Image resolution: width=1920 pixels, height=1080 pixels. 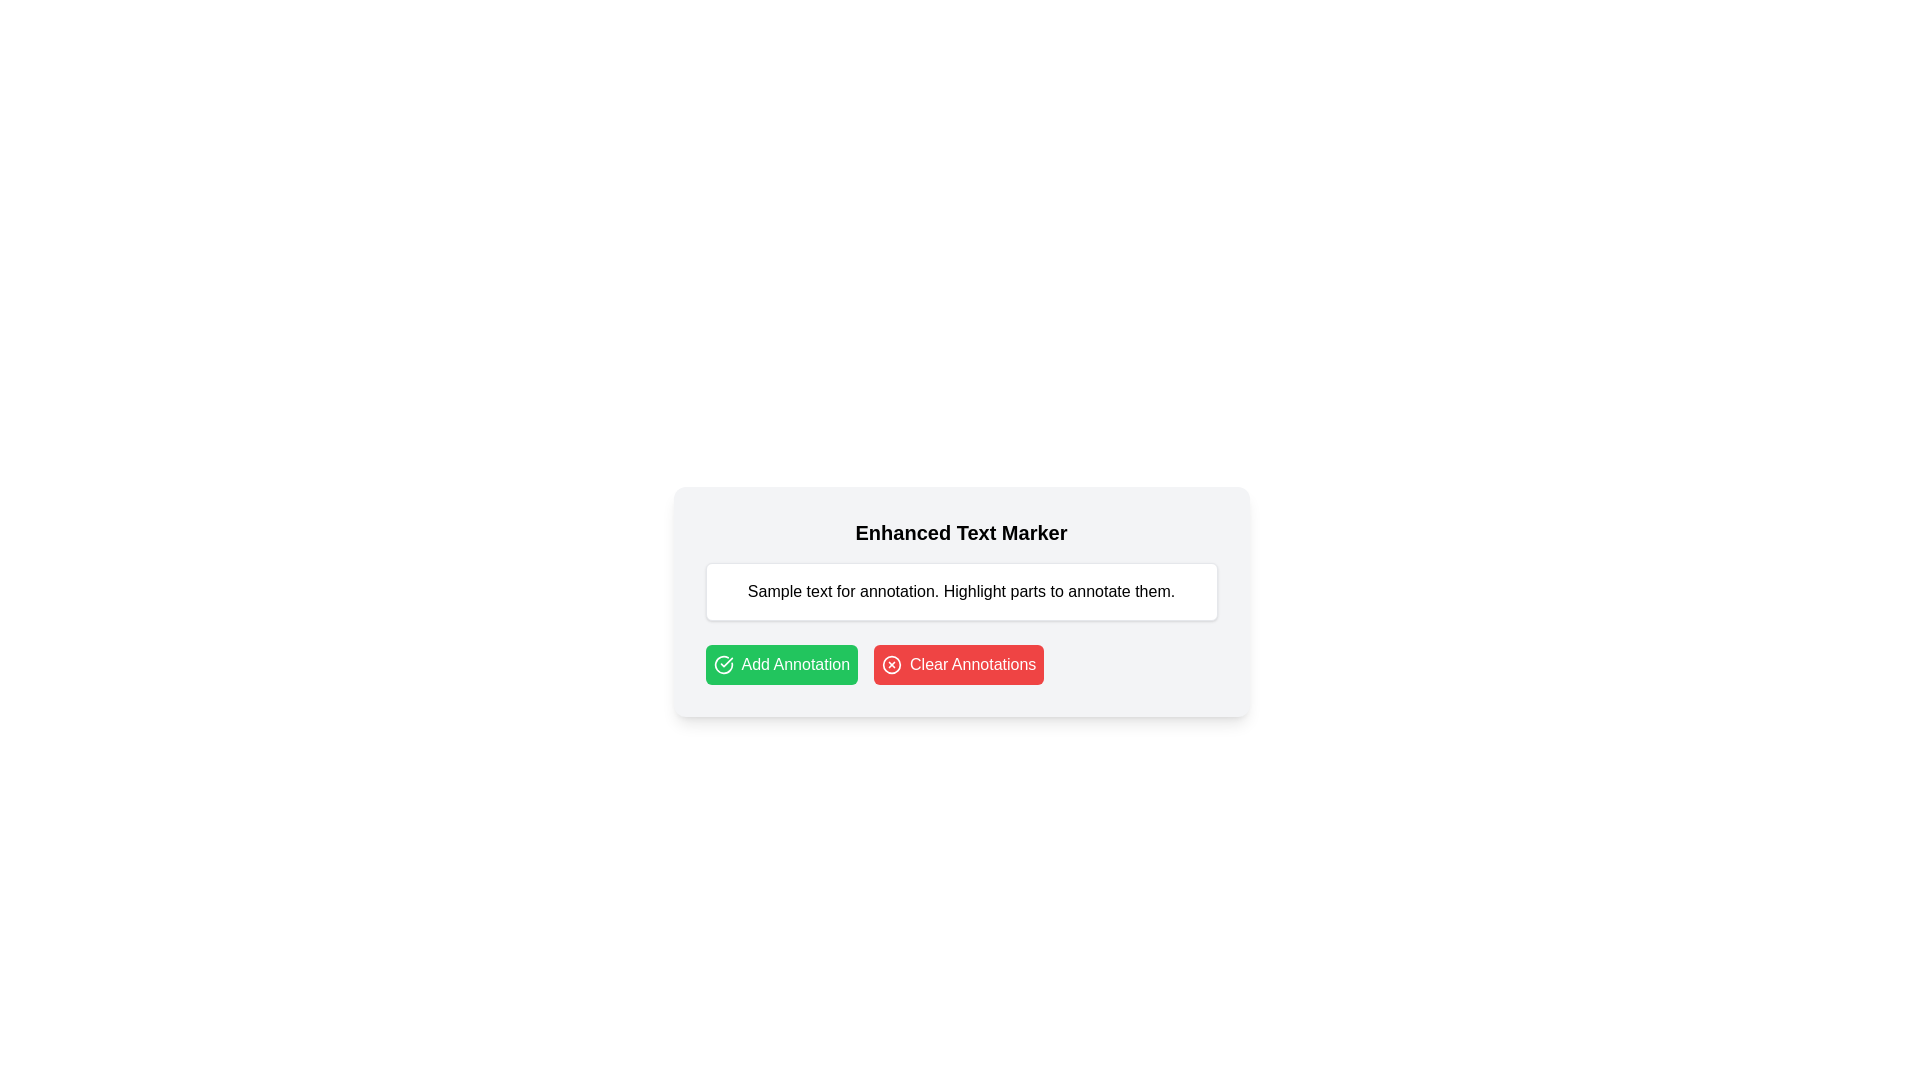 What do you see at coordinates (1089, 590) in the screenshot?
I see `the Text character at the end of the sentence in the input field below the title 'Enhanced Text Marker'` at bounding box center [1089, 590].